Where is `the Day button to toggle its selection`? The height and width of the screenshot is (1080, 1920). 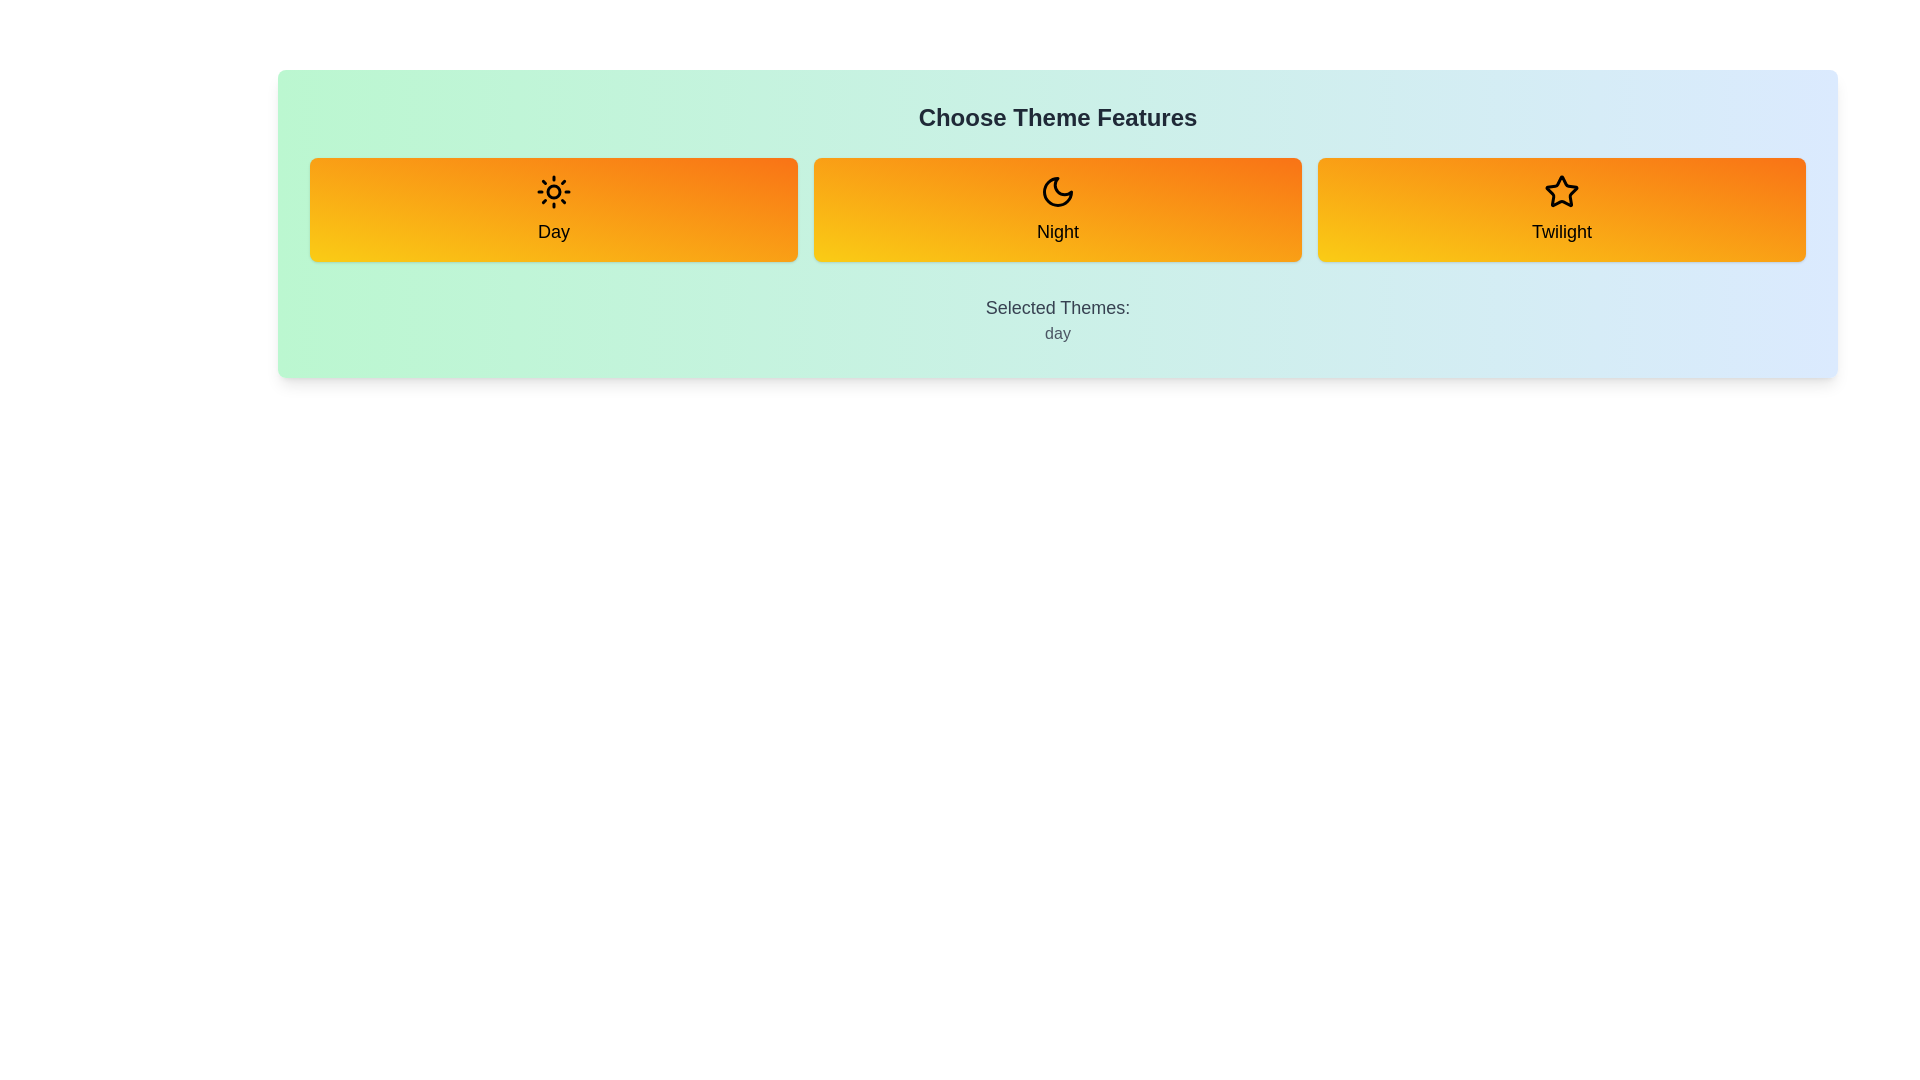
the Day button to toggle its selection is located at coordinates (553, 209).